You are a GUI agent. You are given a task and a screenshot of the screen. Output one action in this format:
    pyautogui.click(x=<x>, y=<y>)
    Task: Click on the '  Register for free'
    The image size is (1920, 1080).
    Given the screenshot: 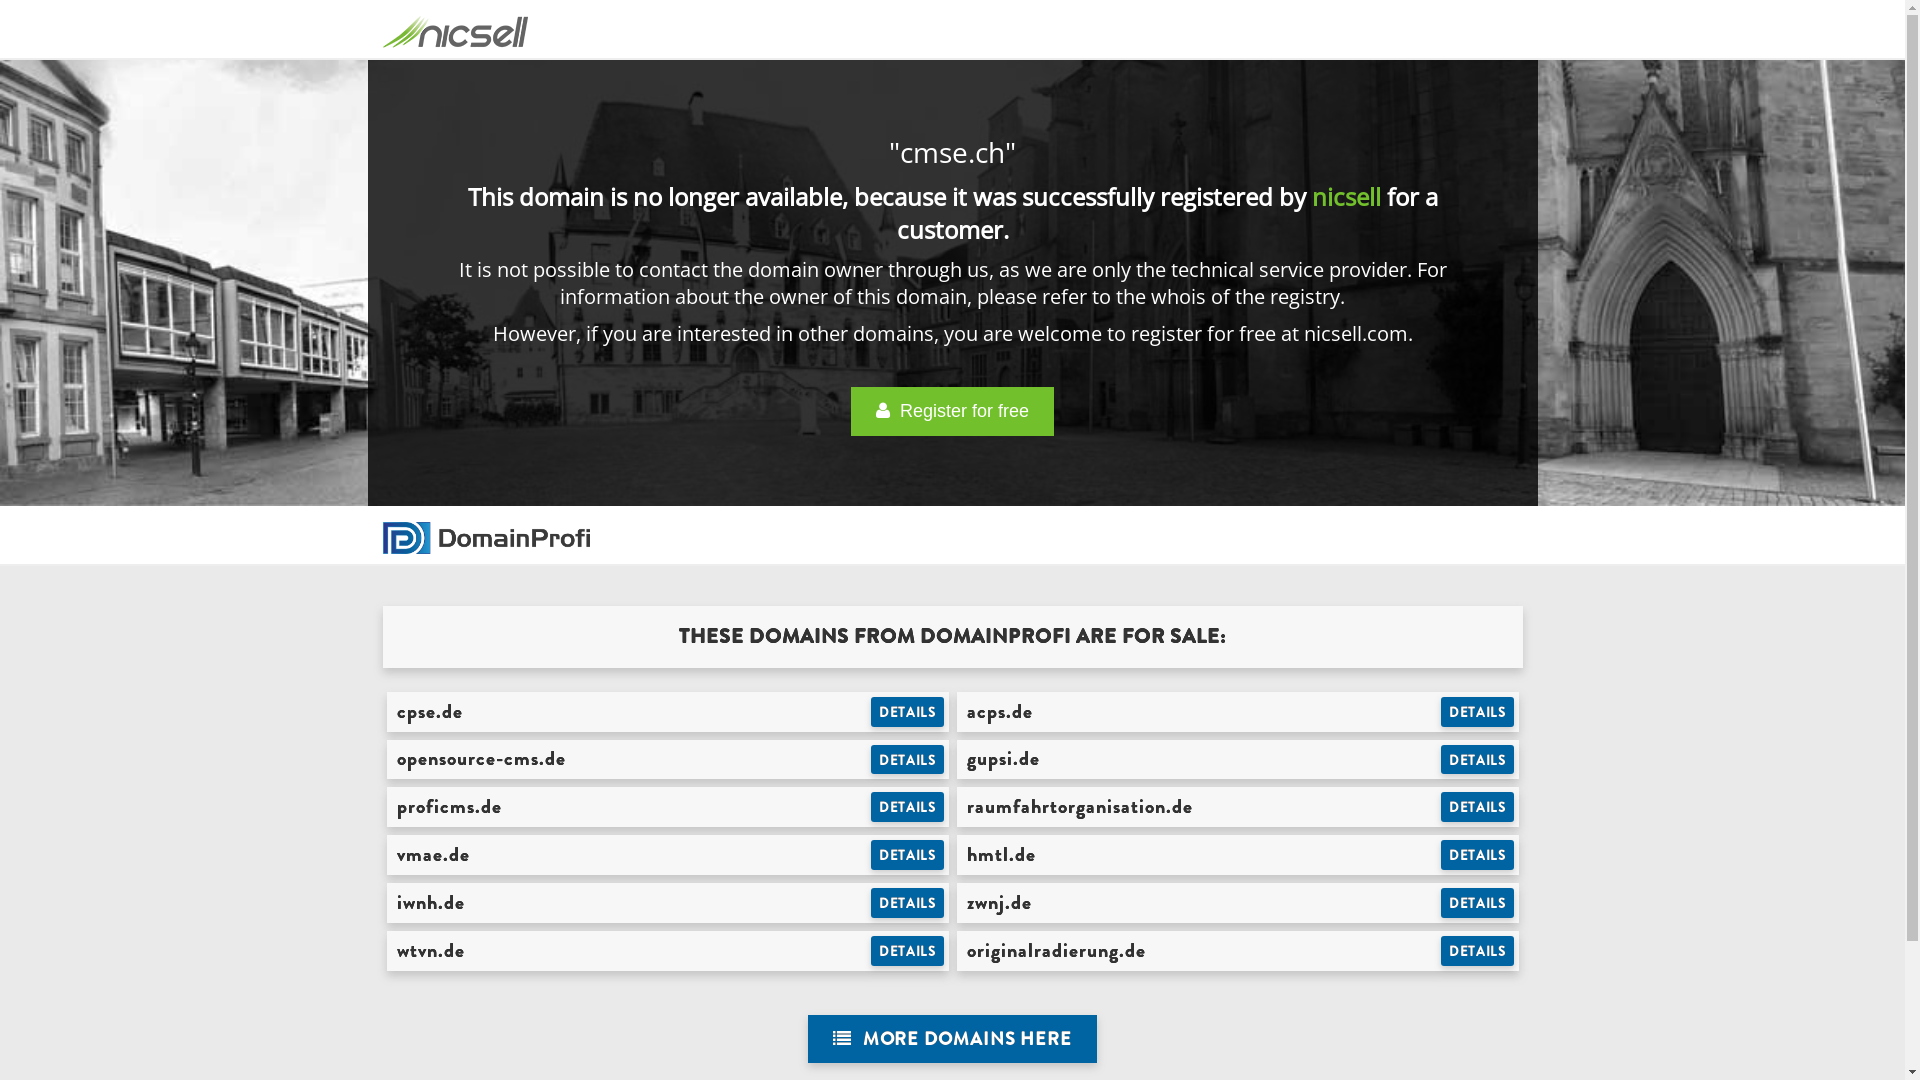 What is the action you would take?
    pyautogui.click(x=951, y=410)
    